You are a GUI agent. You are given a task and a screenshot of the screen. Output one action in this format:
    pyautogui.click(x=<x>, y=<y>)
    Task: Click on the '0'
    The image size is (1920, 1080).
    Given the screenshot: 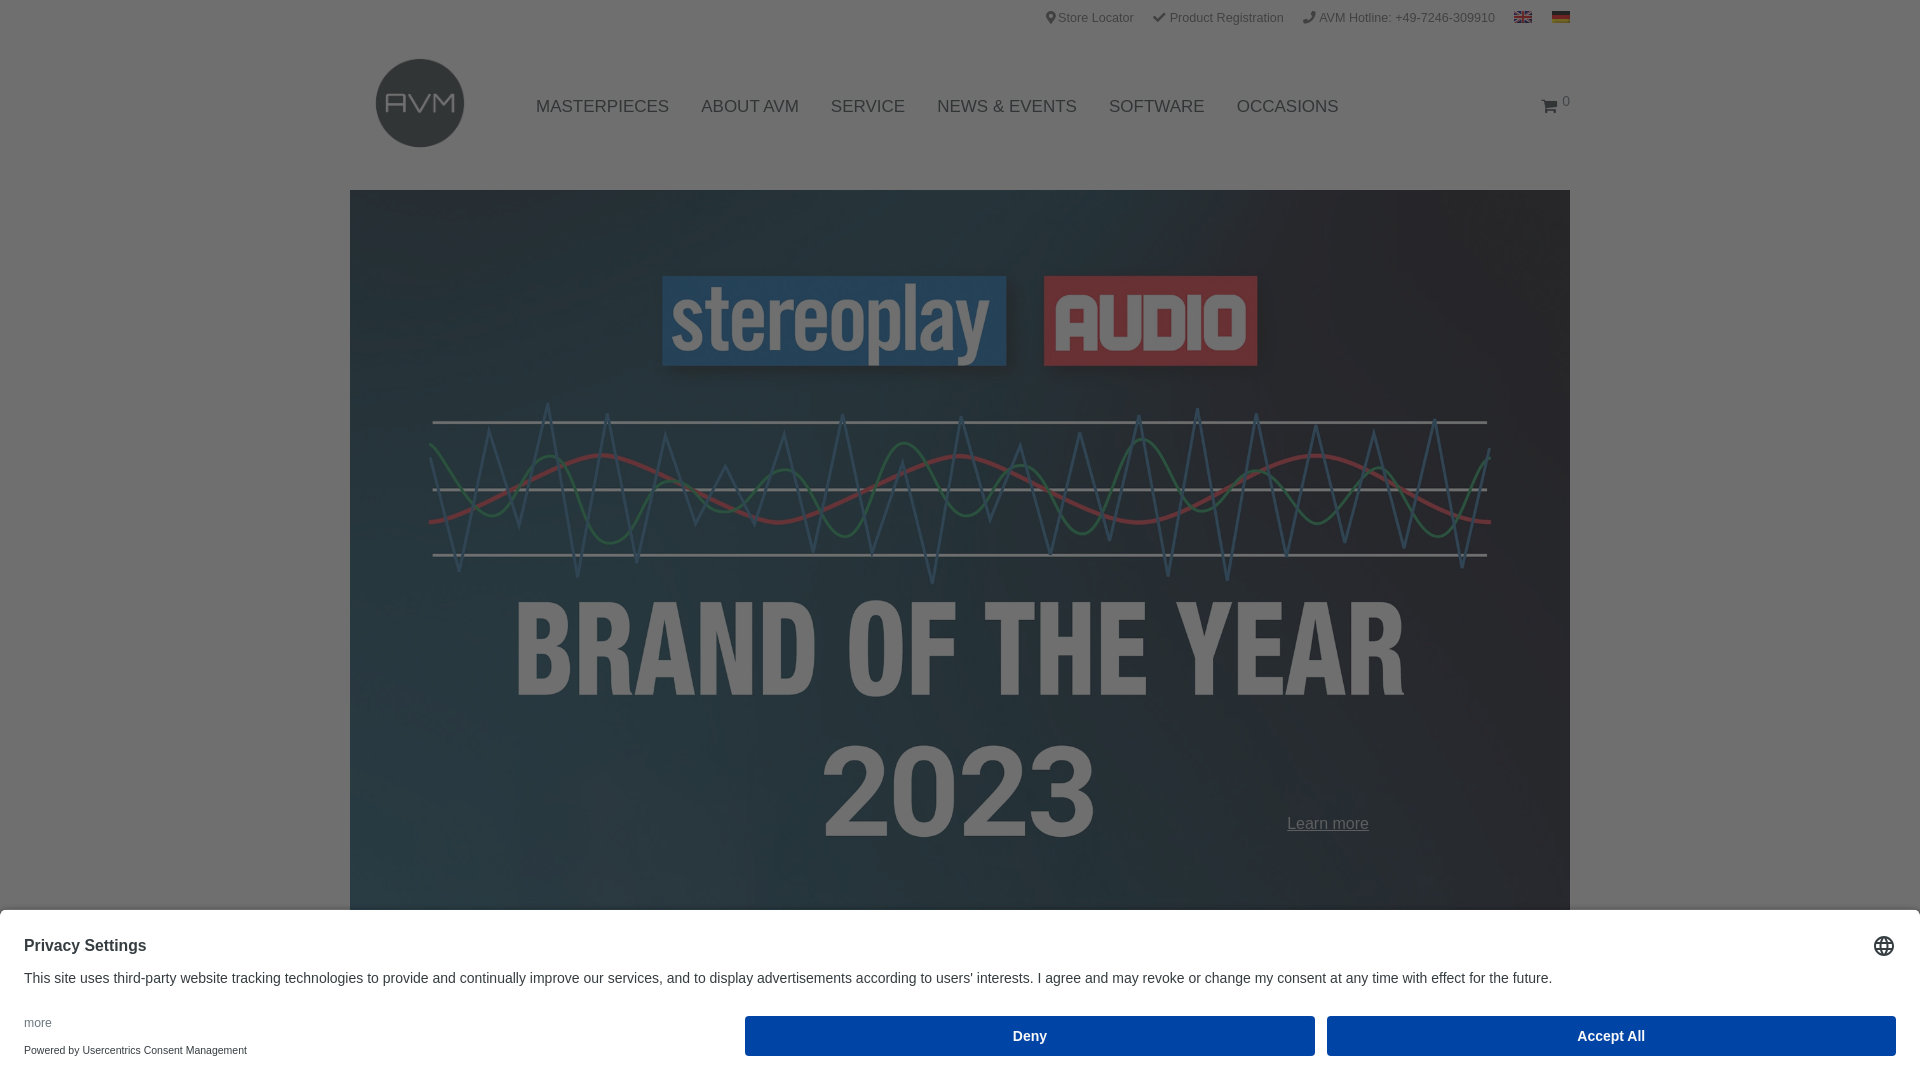 What is the action you would take?
    pyautogui.click(x=1554, y=106)
    